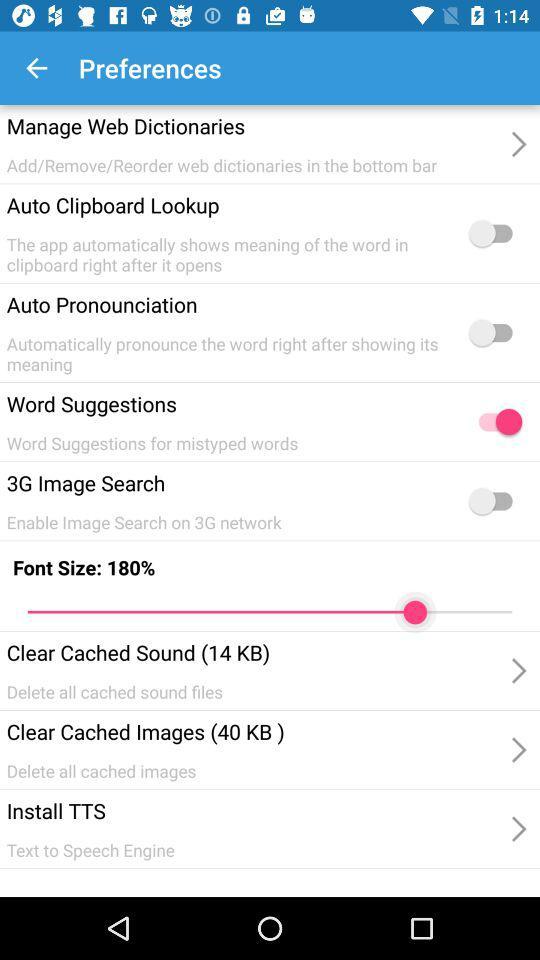 This screenshot has height=960, width=540. I want to click on 3g image search option, so click(494, 500).